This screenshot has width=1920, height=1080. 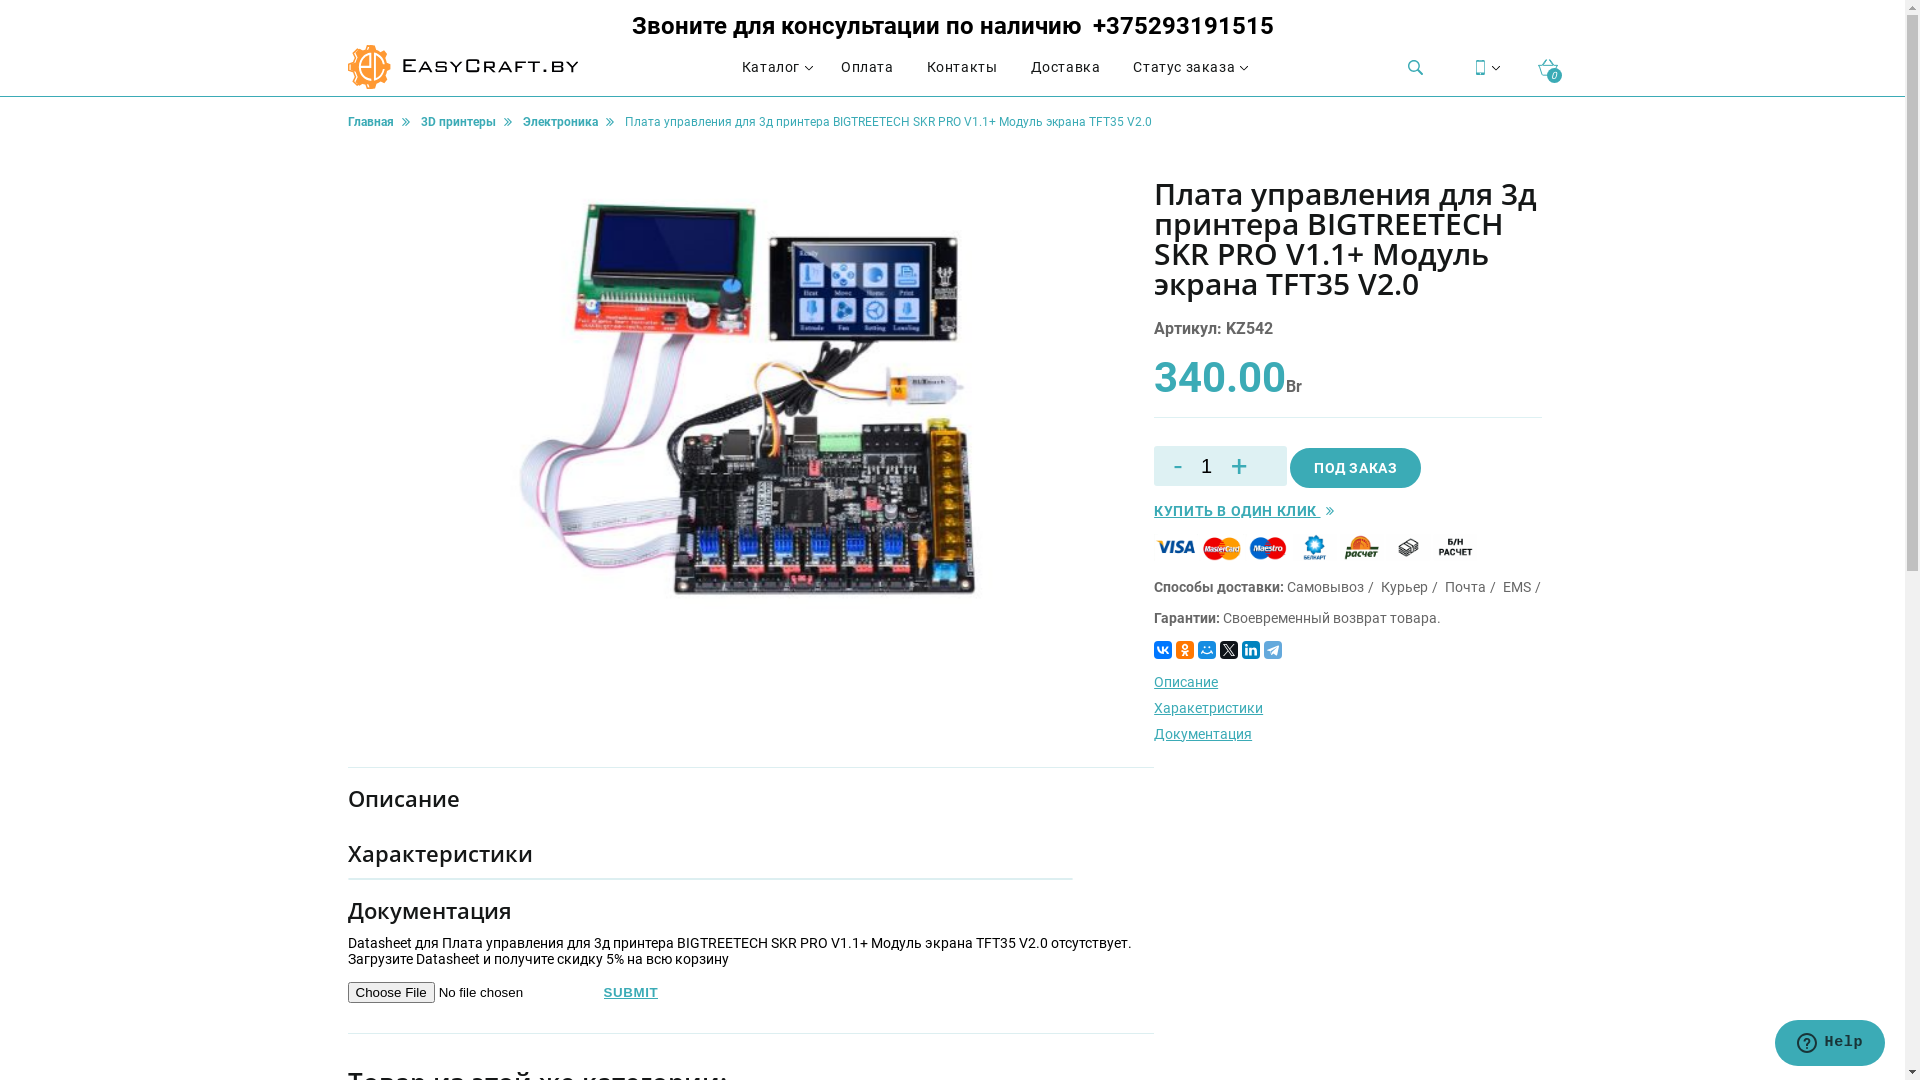 I want to click on '0', so click(x=1546, y=66).